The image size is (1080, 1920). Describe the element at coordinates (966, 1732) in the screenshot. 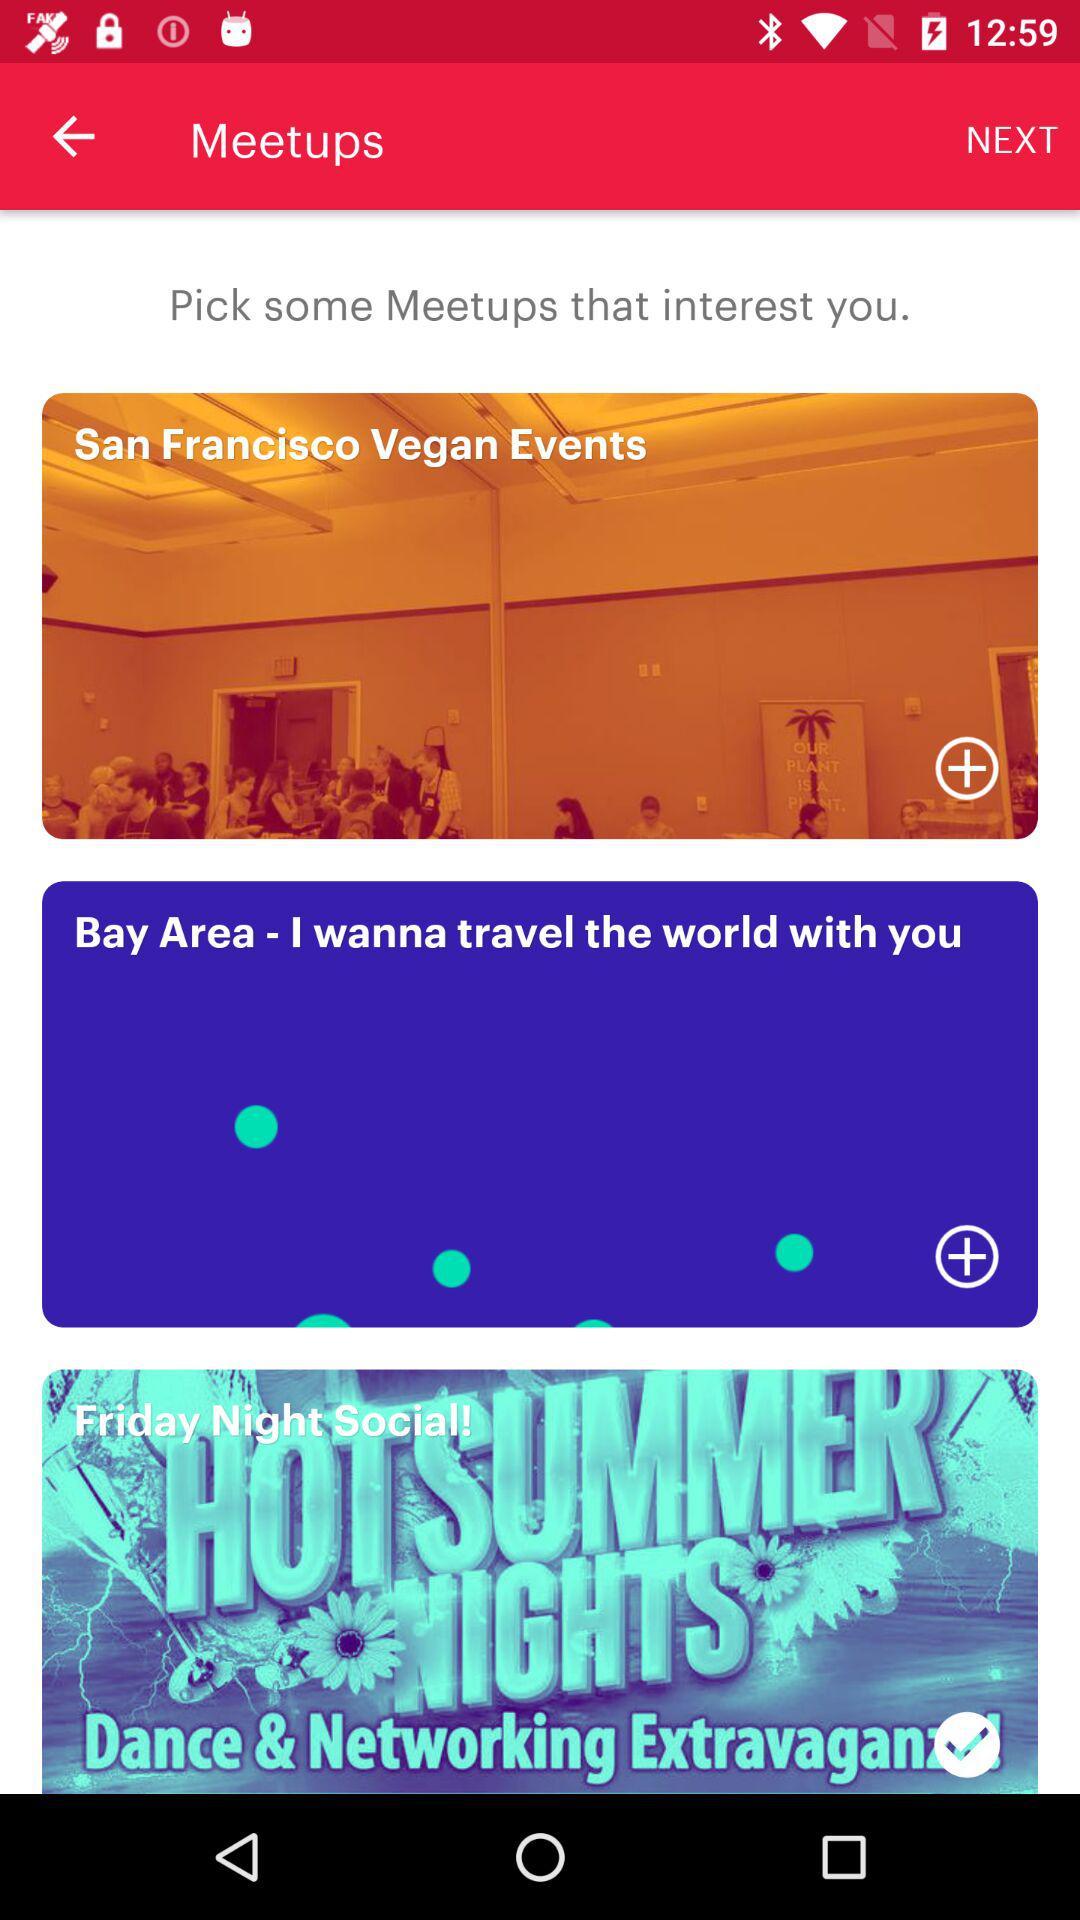

I see `the button at the bottom right corner` at that location.